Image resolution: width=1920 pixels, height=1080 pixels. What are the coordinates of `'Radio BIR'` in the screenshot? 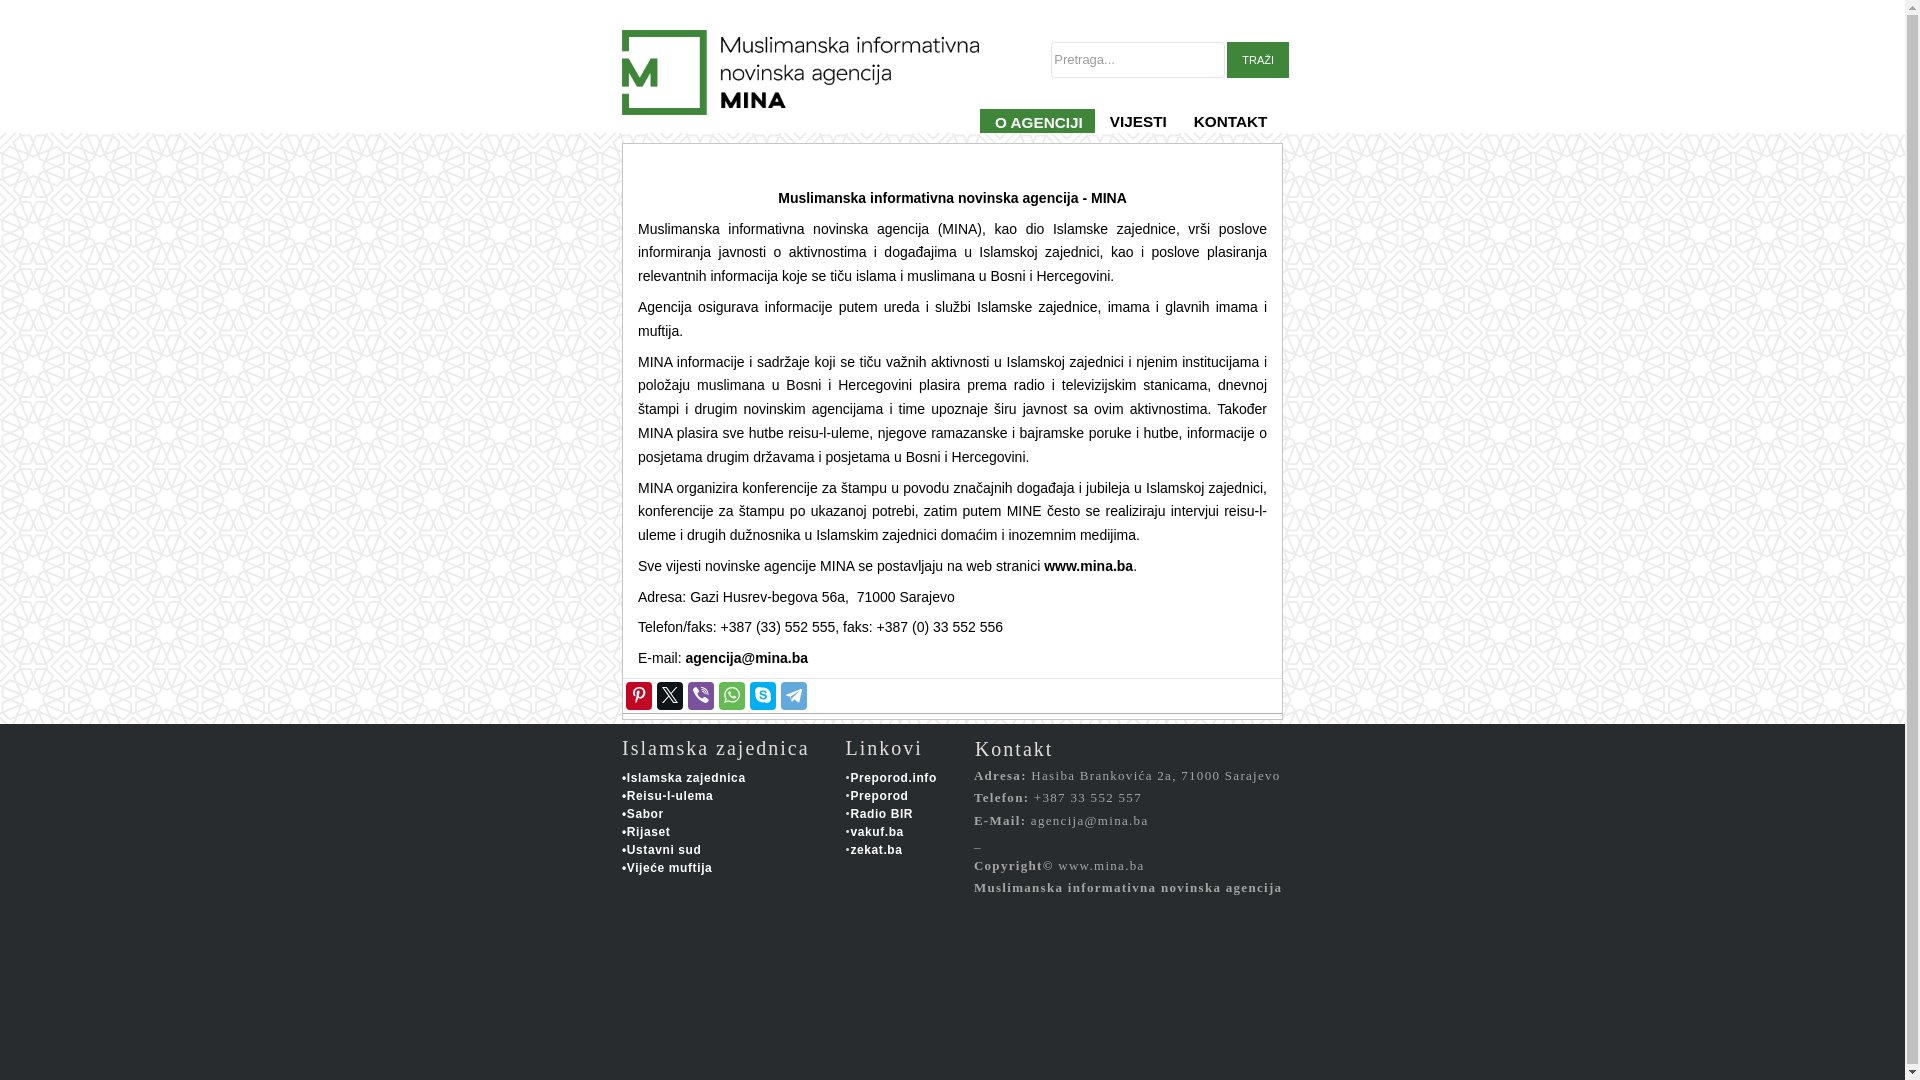 It's located at (880, 813).